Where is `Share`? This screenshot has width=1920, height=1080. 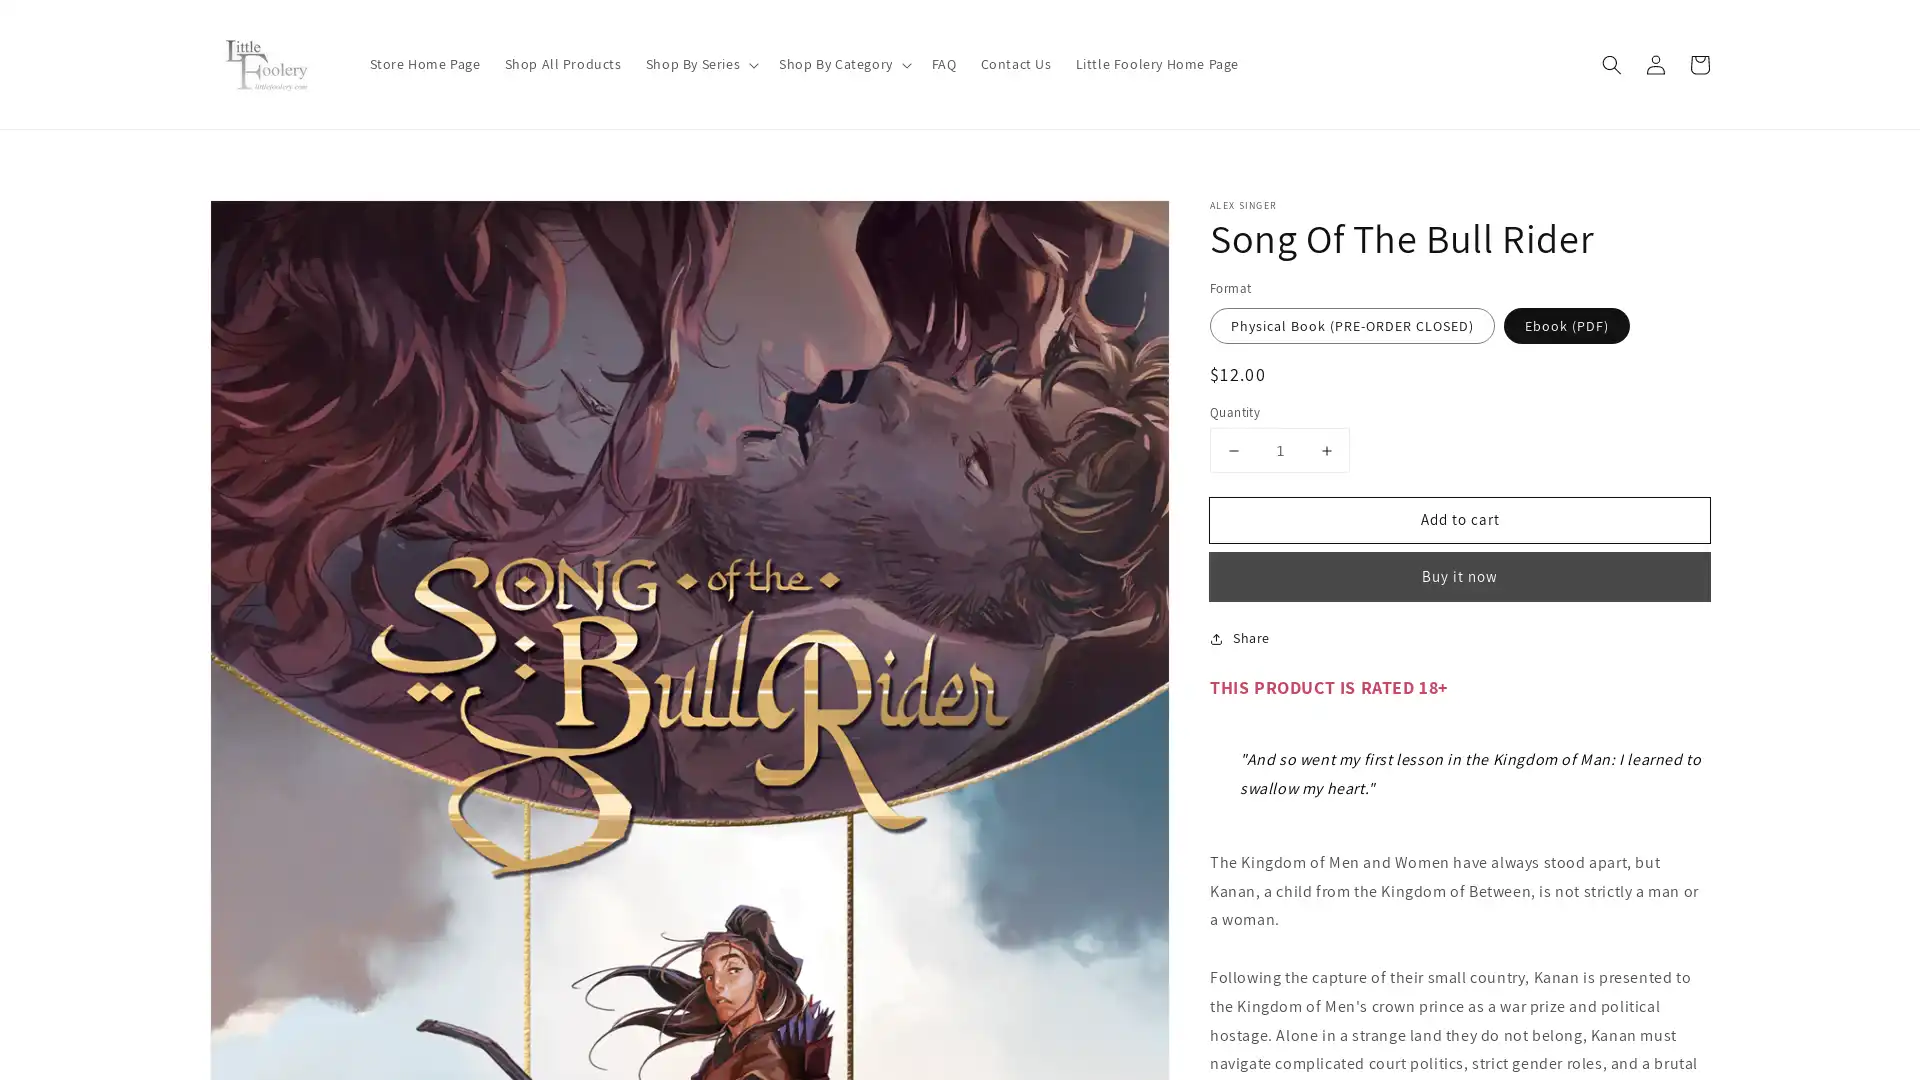 Share is located at coordinates (1238, 638).